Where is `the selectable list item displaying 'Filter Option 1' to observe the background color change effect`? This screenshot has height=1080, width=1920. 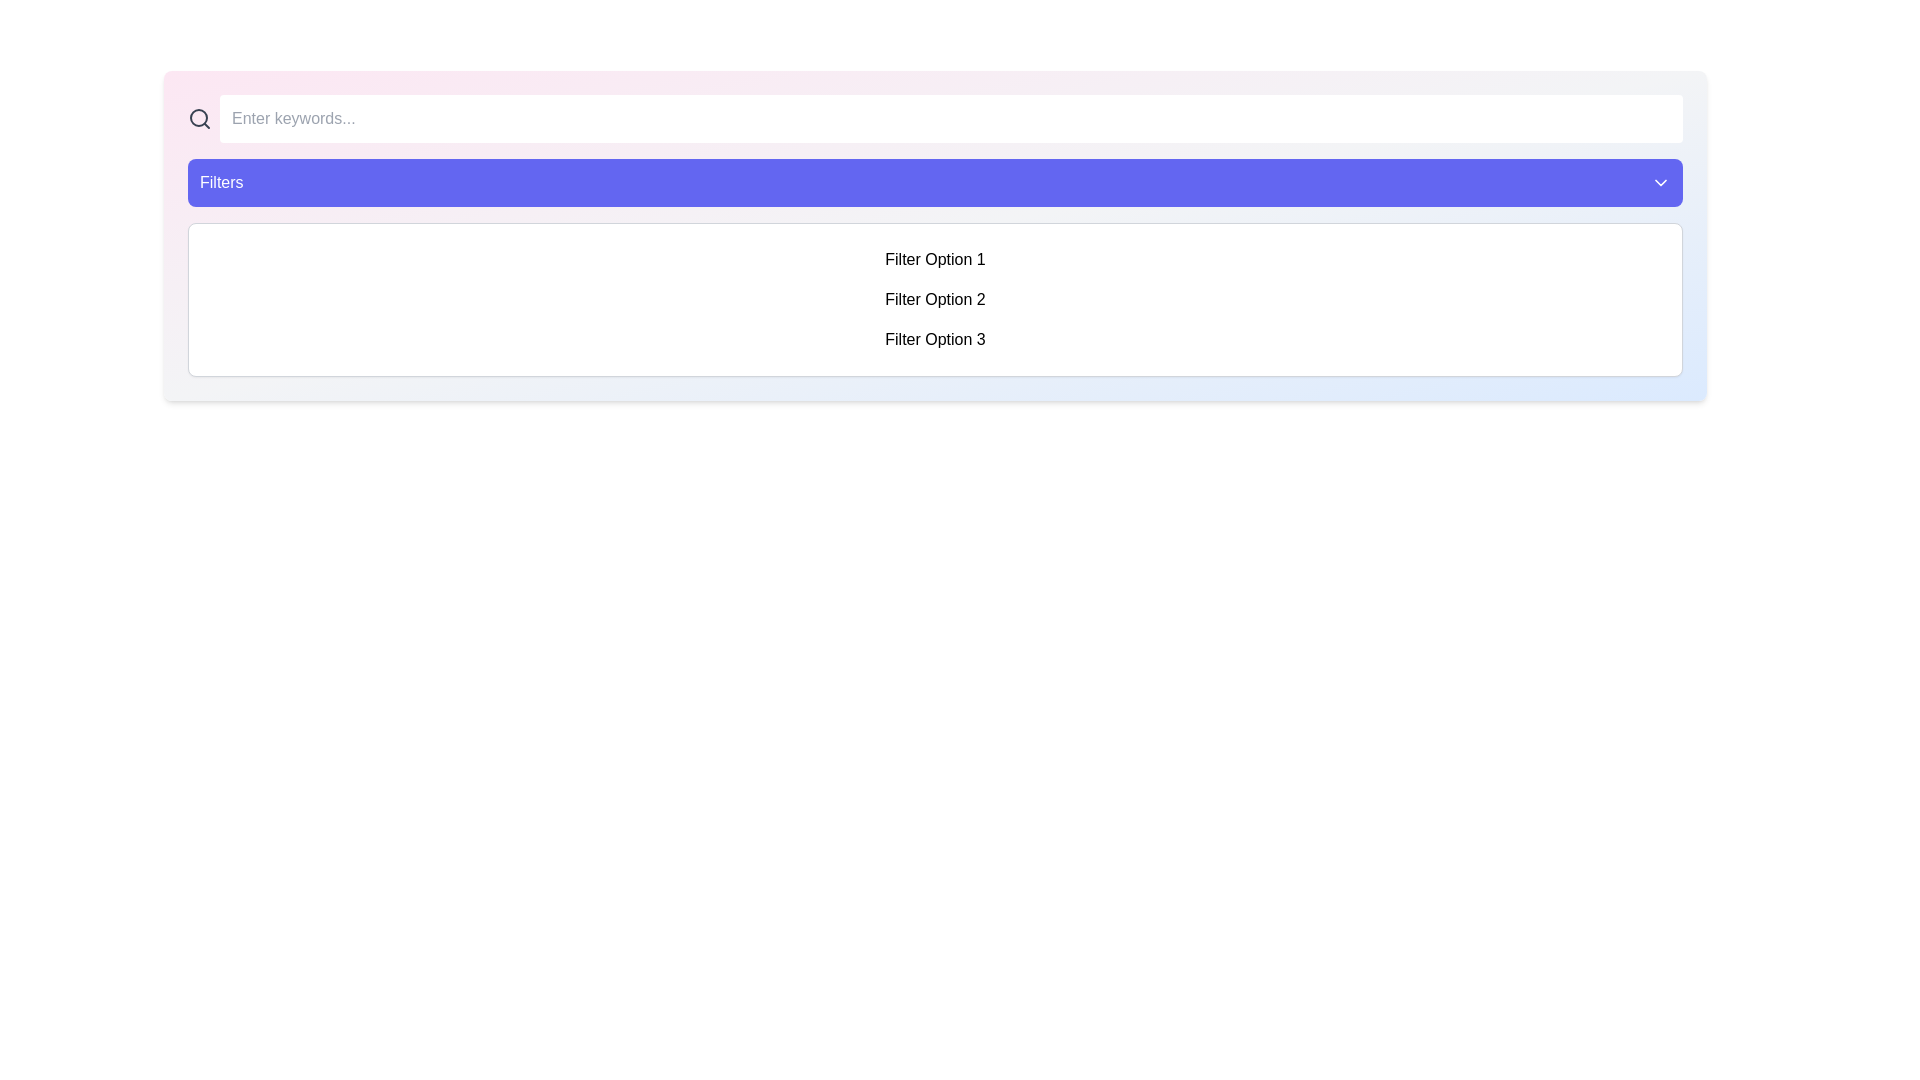 the selectable list item displaying 'Filter Option 1' to observe the background color change effect is located at coordinates (934, 258).